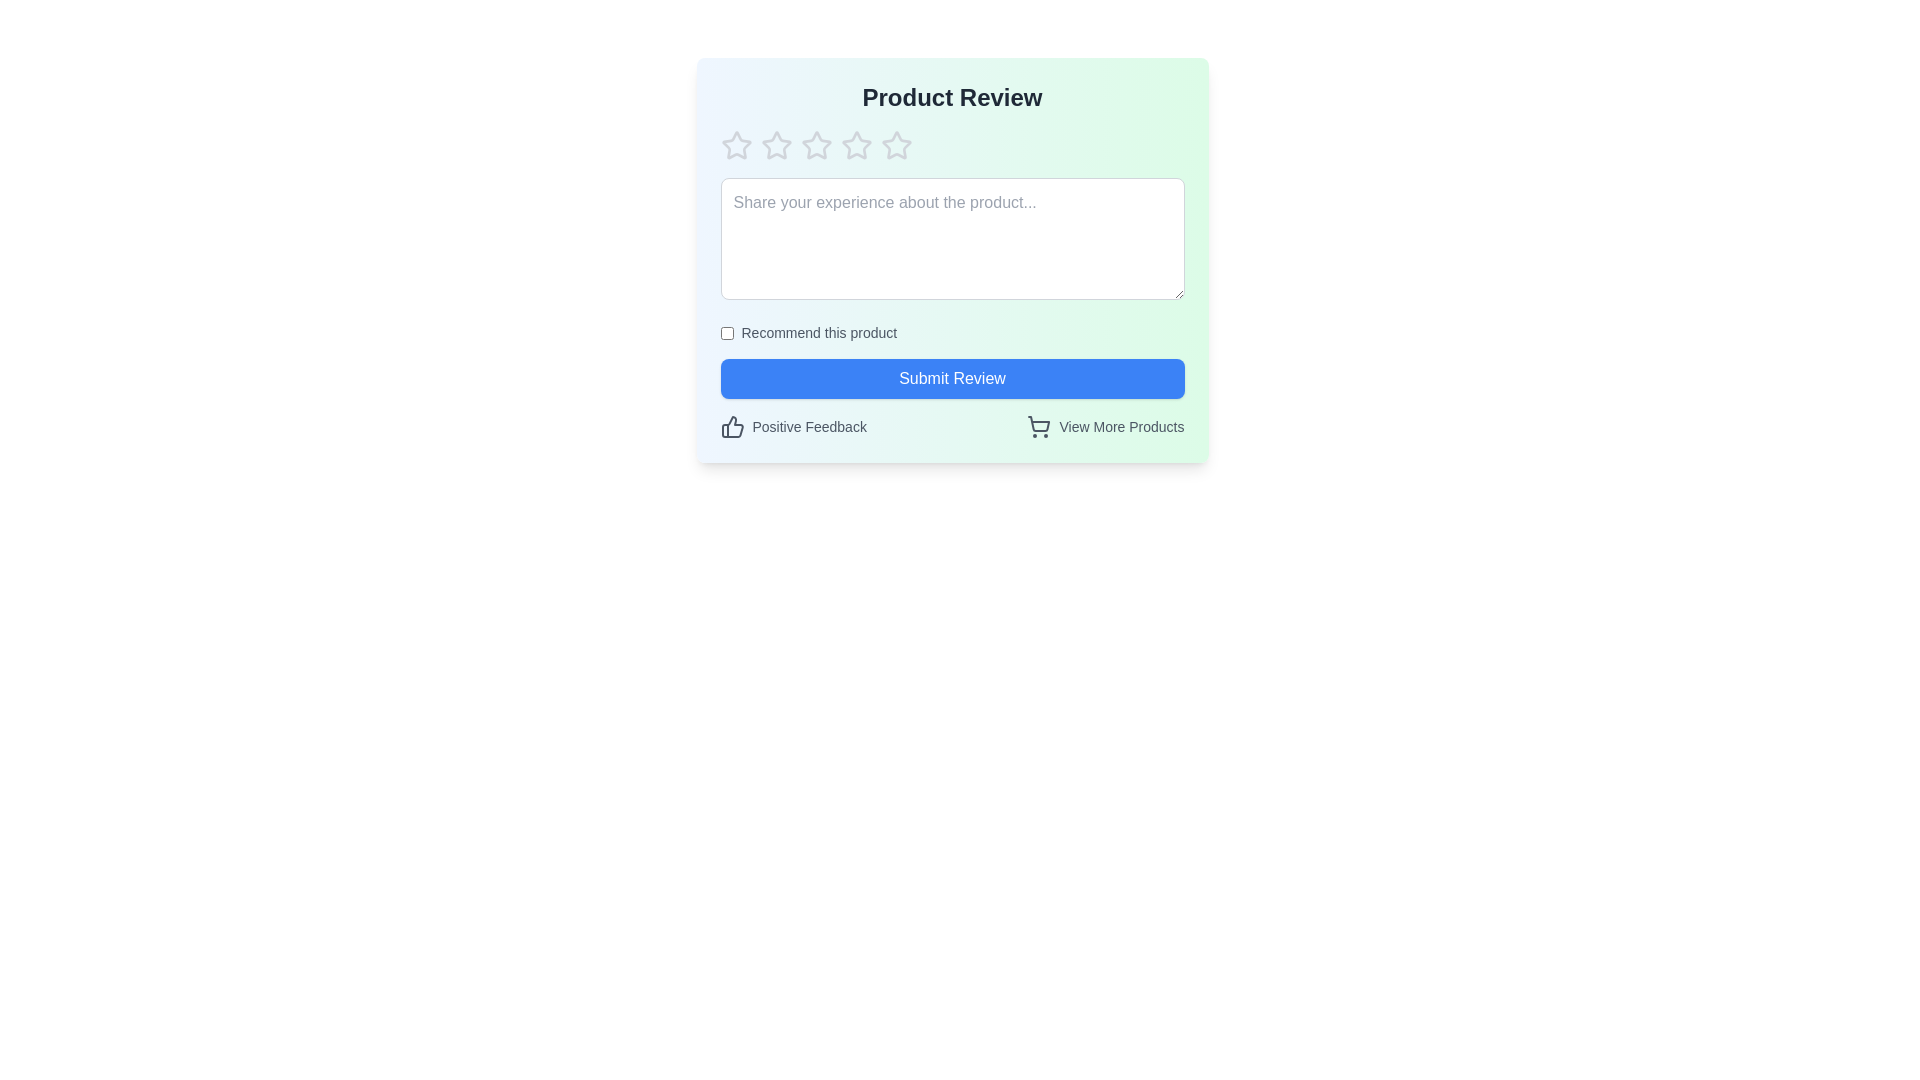  I want to click on the star representing 1 stars to preview the rating, so click(735, 145).